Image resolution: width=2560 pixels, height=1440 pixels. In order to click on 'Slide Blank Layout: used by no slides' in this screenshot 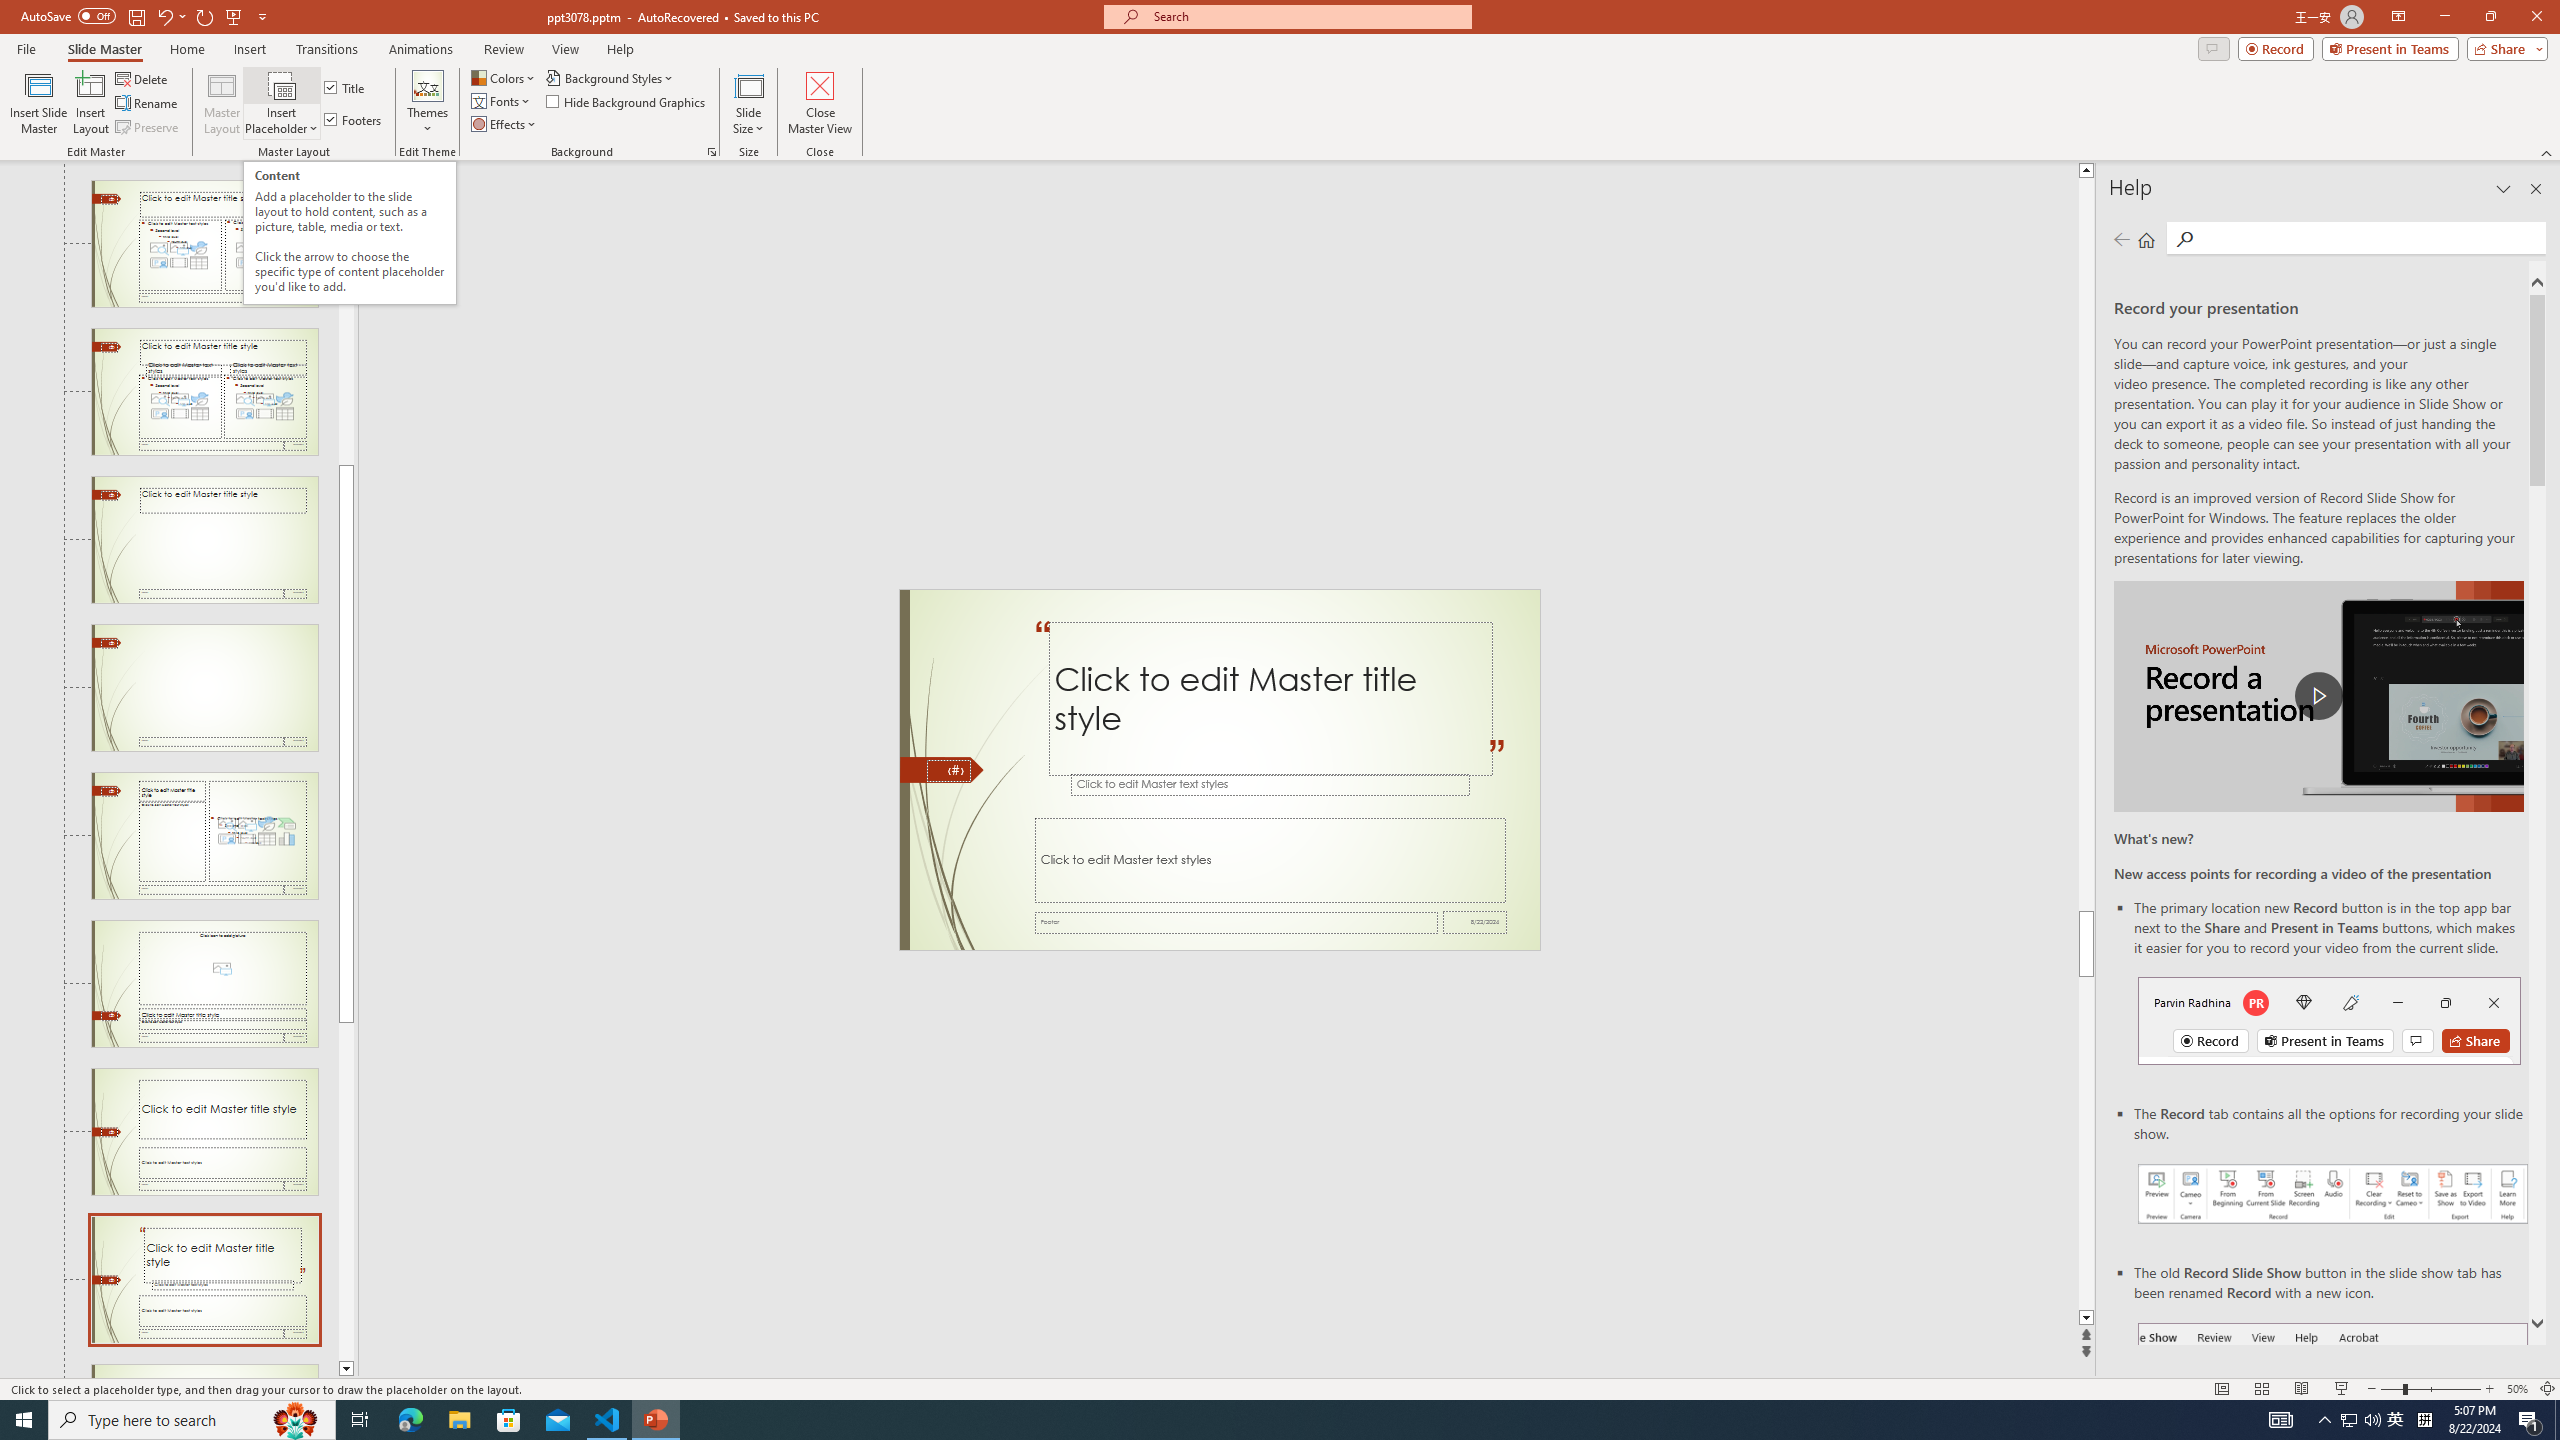, I will do `click(203, 688)`.